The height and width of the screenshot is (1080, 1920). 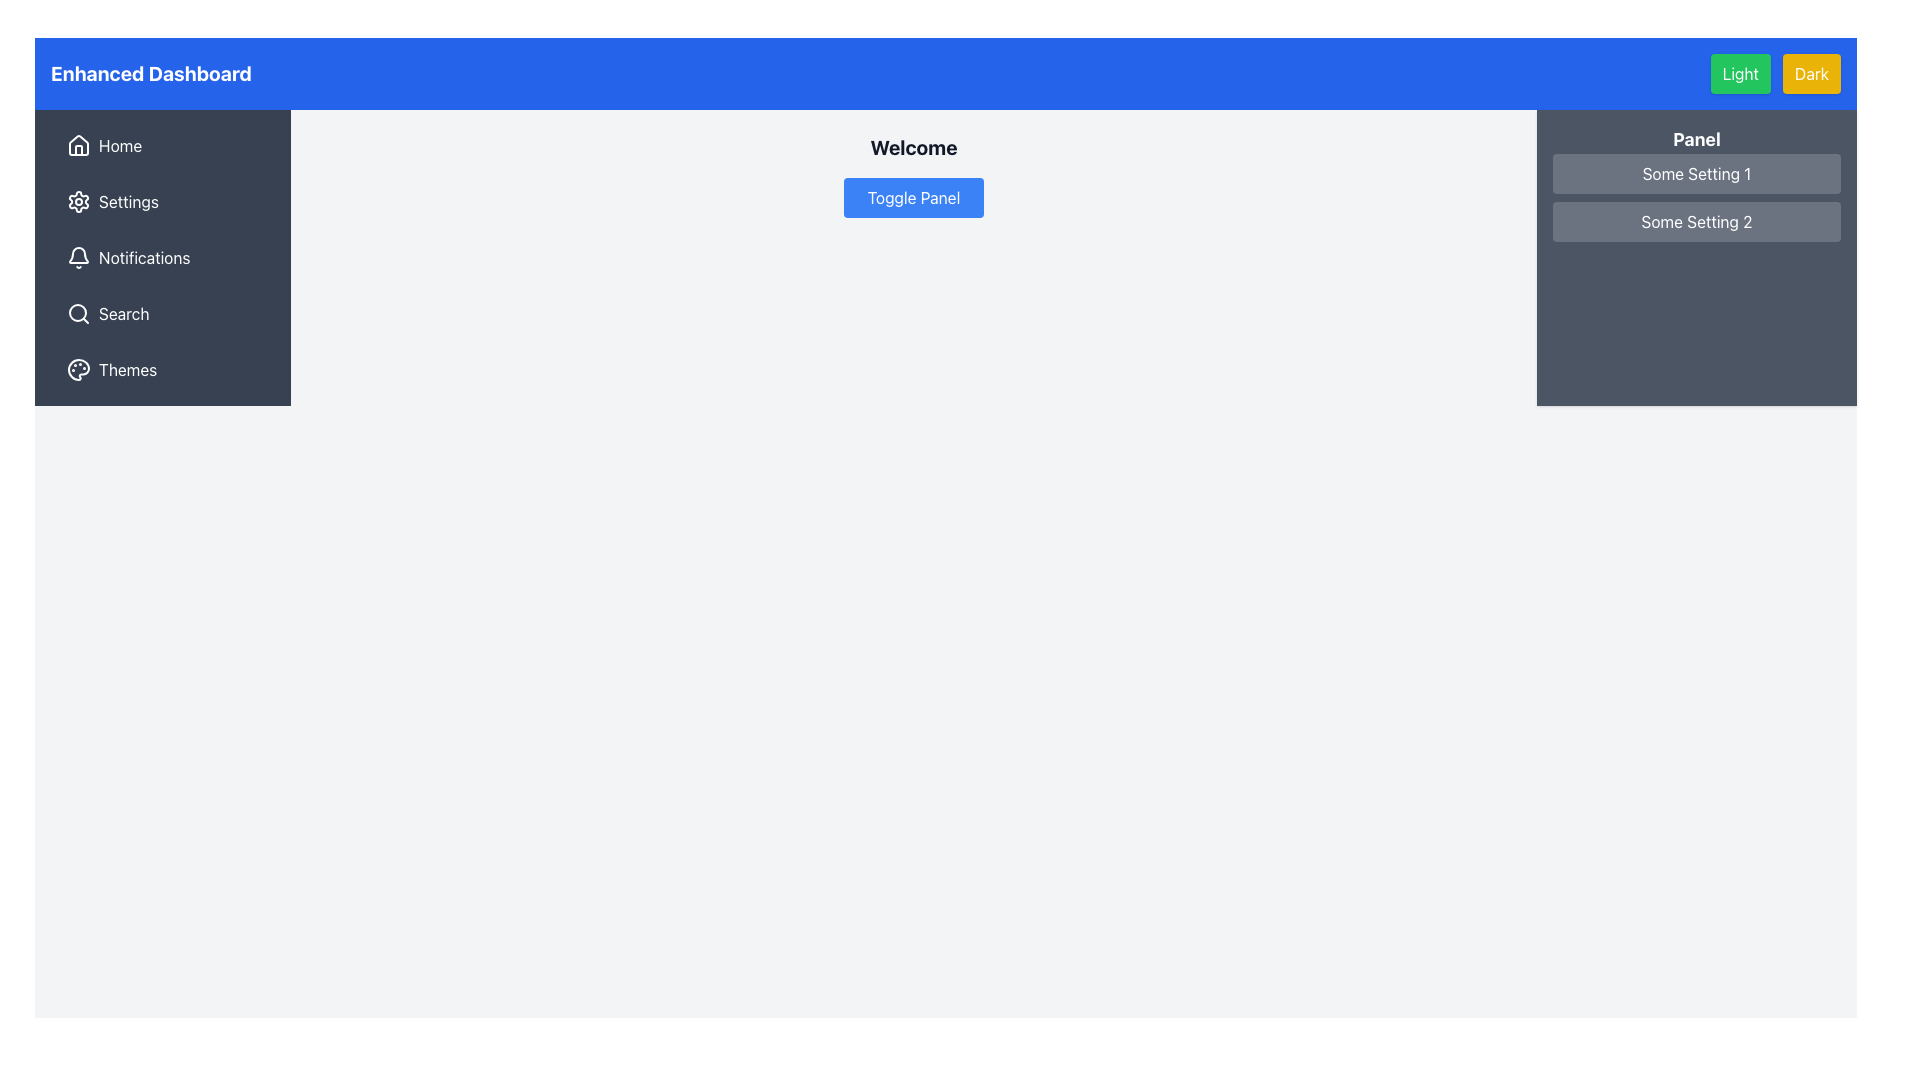 What do you see at coordinates (127, 370) in the screenshot?
I see `the last menu item text label in the sidebar` at bounding box center [127, 370].